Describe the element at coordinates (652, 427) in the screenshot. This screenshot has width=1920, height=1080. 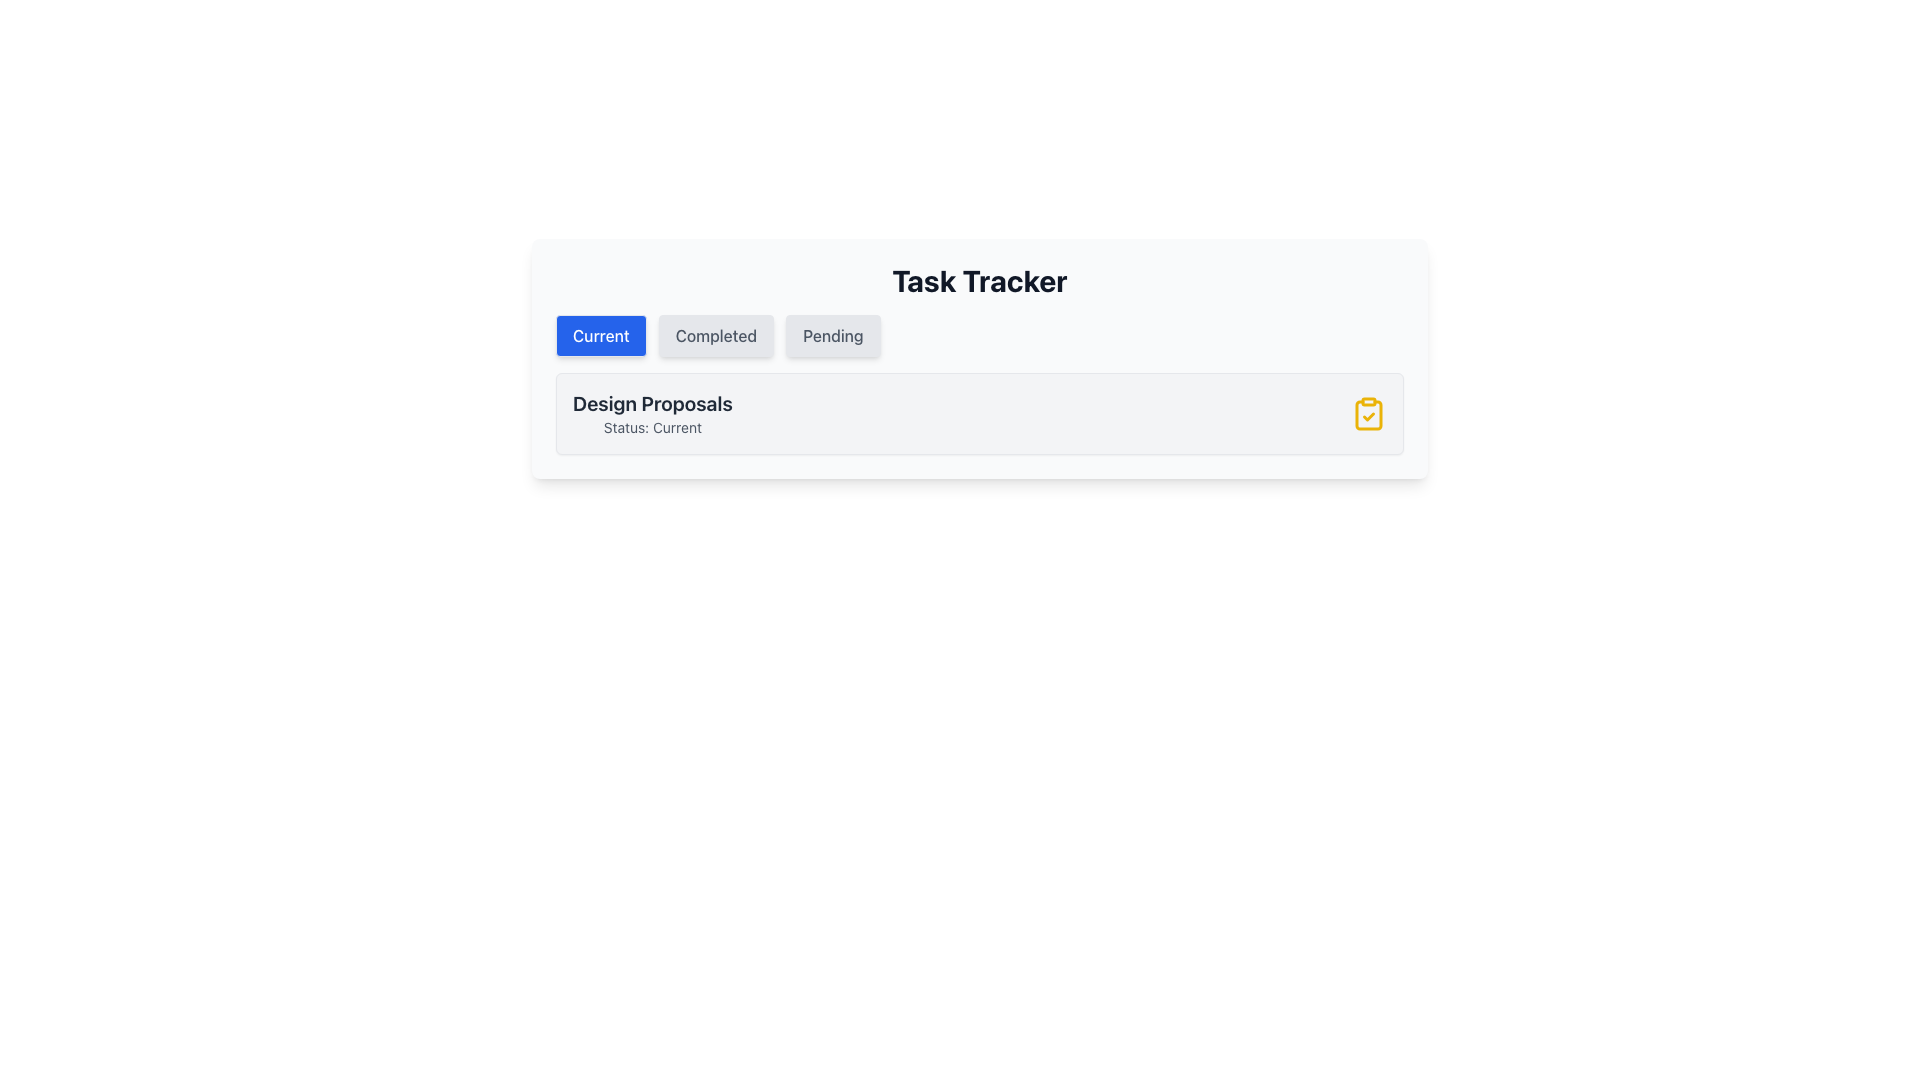
I see `the static text label that displays the current status of the associated task or project, located directly below the 'Design Proposals' text` at that location.